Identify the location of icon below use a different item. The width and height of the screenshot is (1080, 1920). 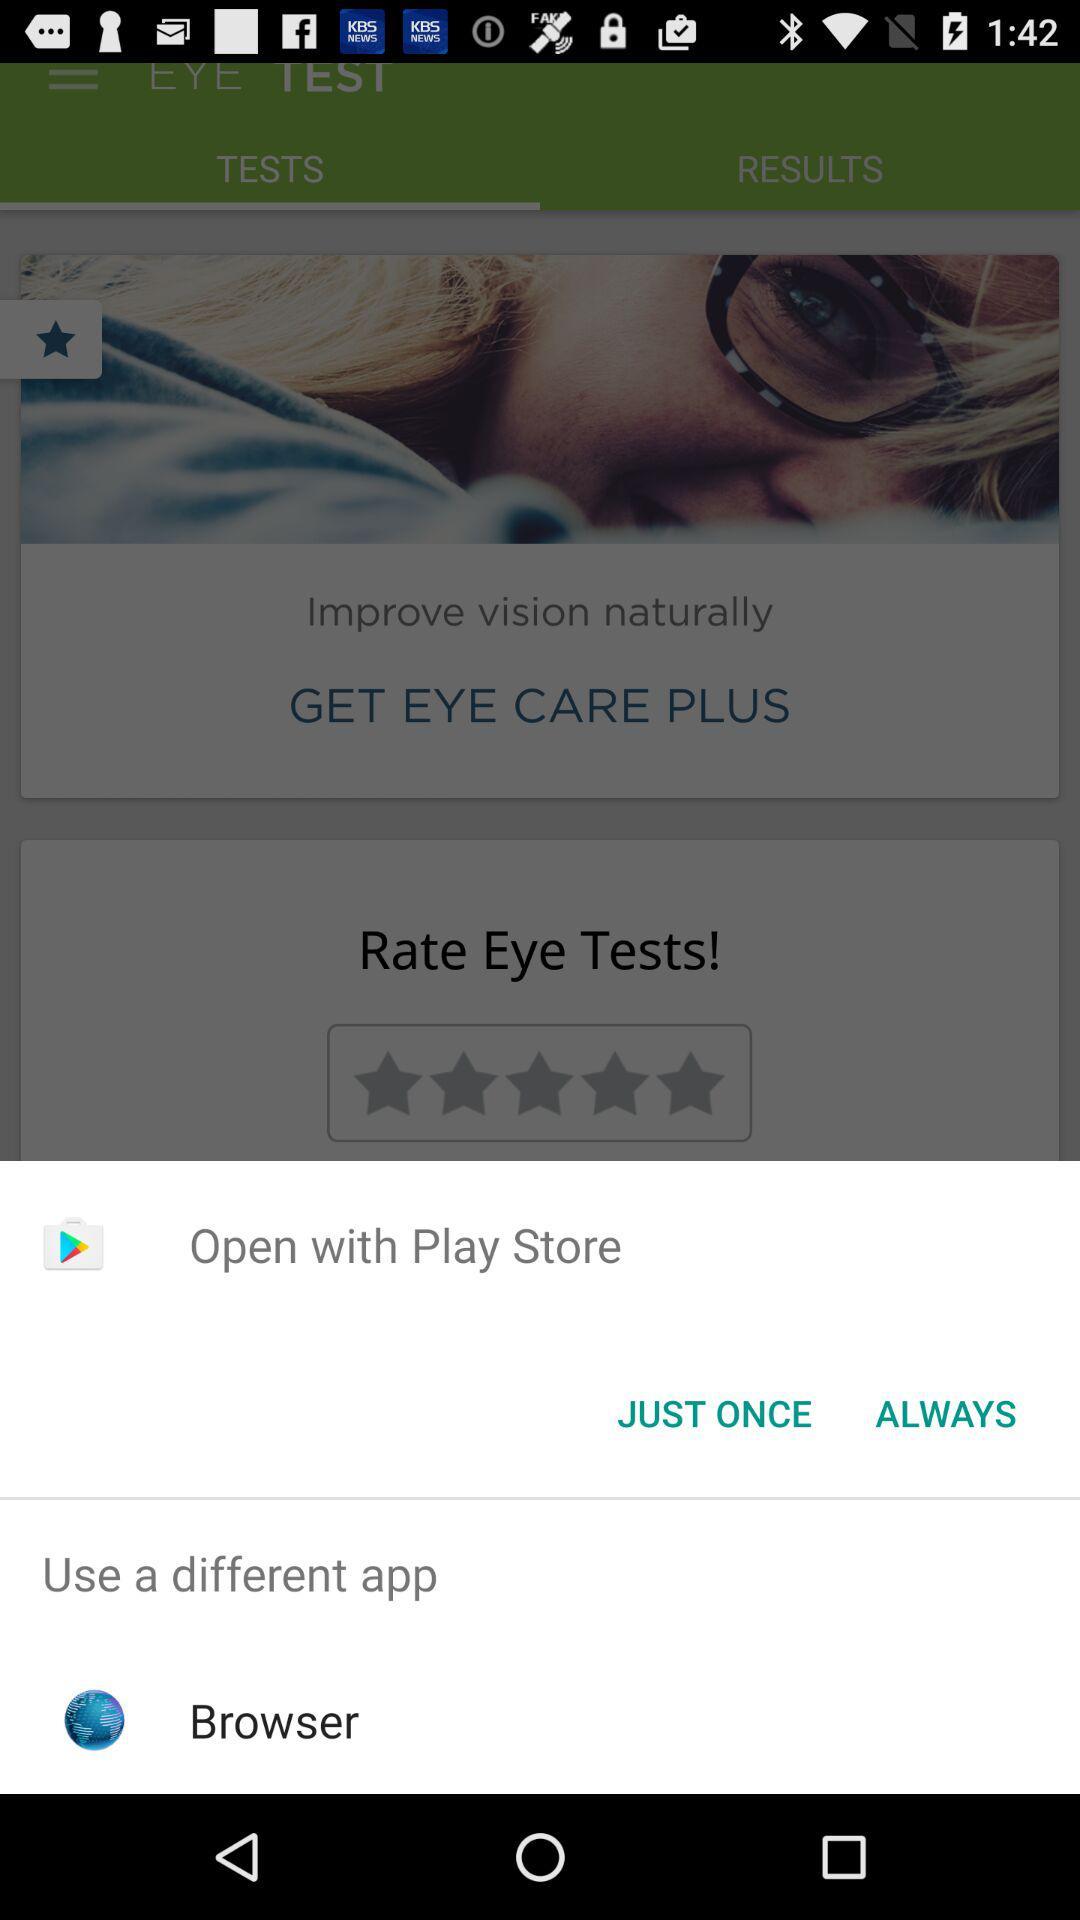
(274, 1719).